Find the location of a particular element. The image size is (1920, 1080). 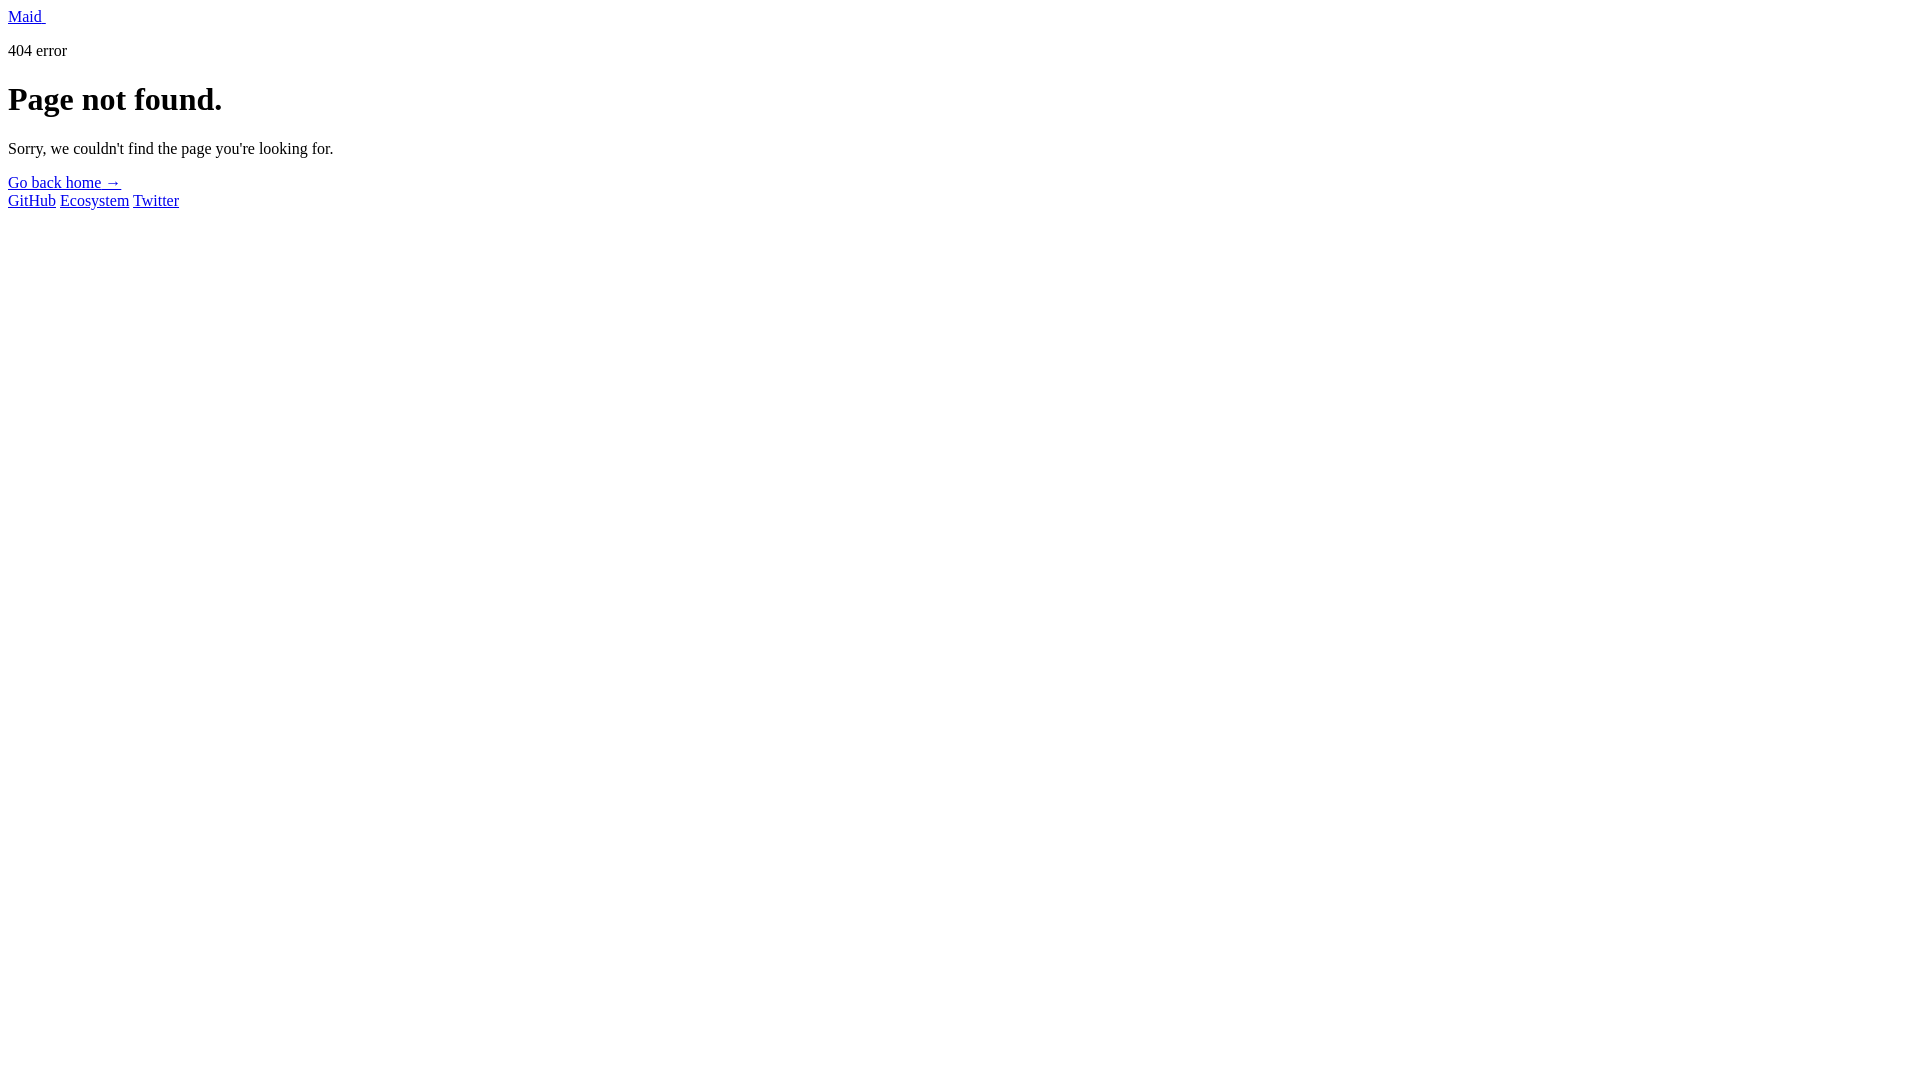

'Ecosystem' is located at coordinates (93, 200).